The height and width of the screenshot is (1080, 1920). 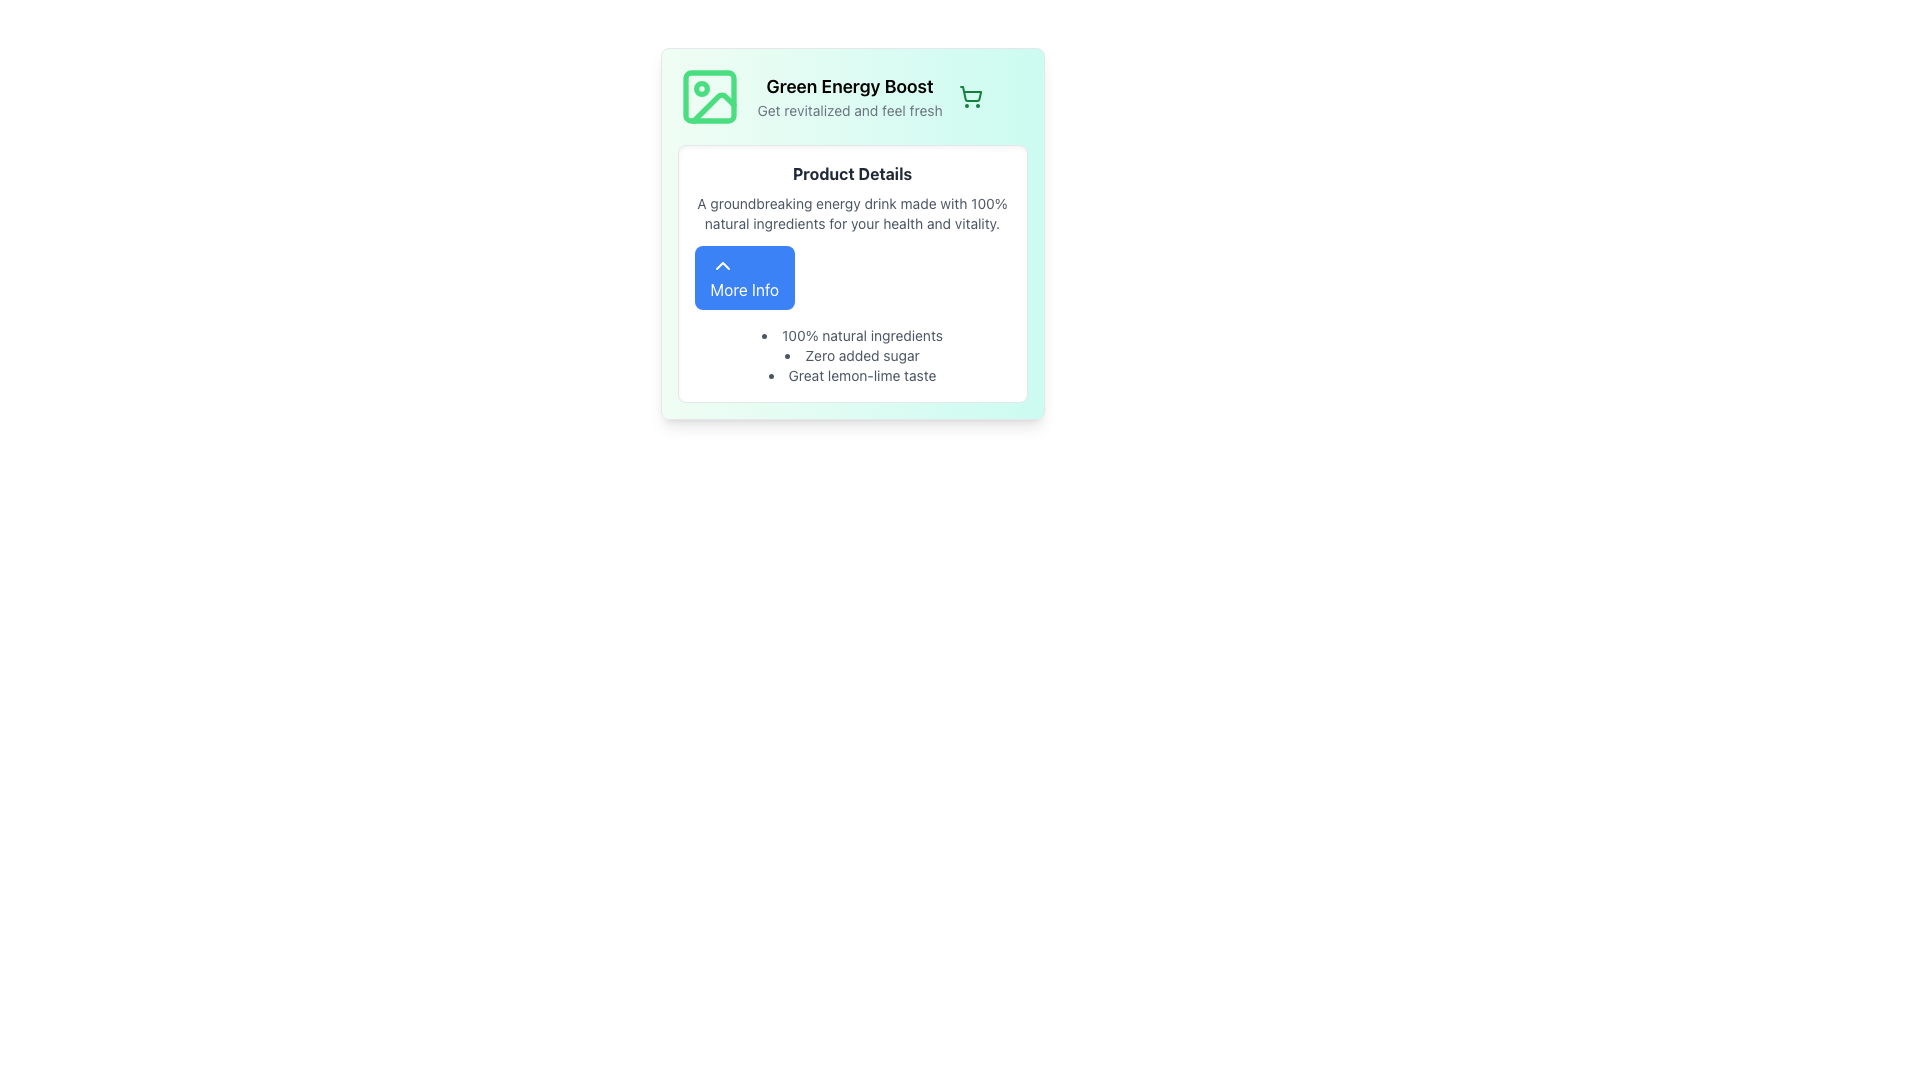 I want to click on the content of the text block containing the heading 'Green Energy Boost' and subtext 'Get revitalized and feel fresh', so click(x=849, y=96).